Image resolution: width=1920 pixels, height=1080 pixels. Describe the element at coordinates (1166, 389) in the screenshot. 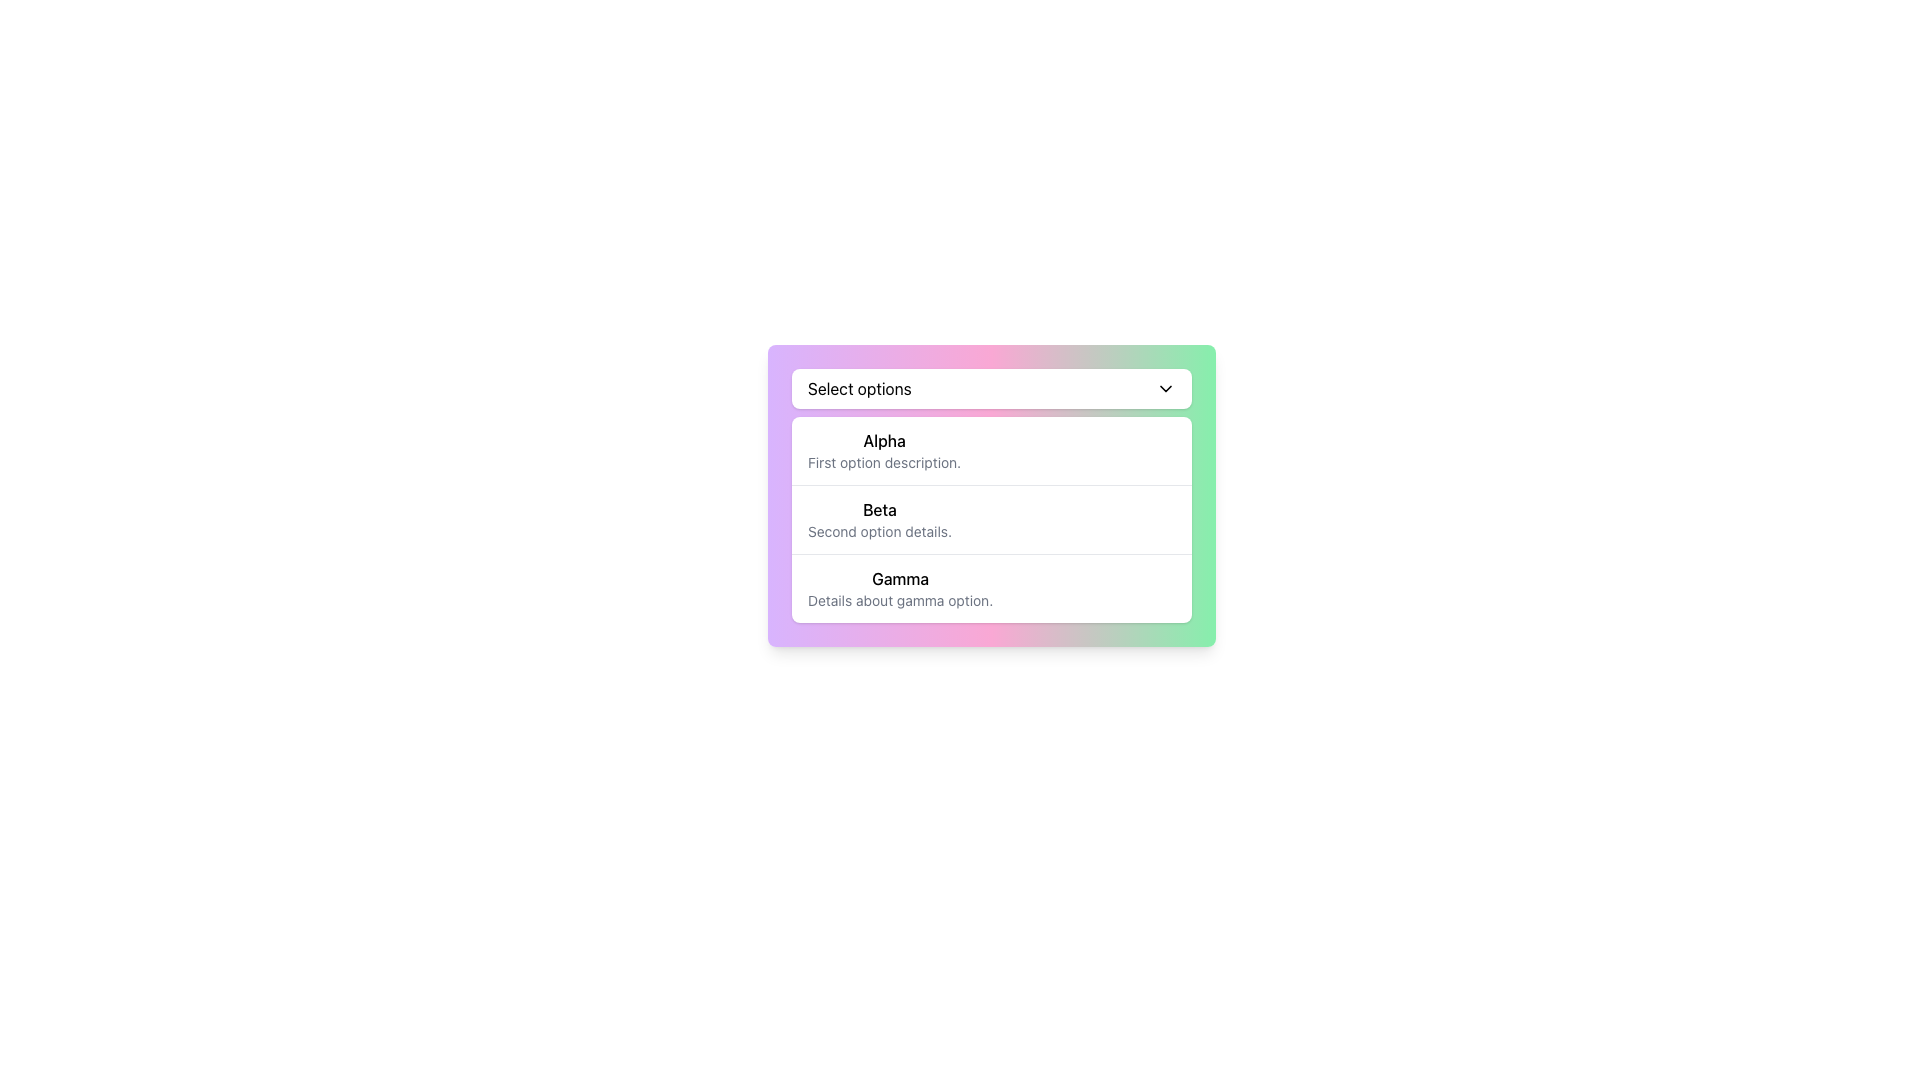

I see `the downward-pointing triangle icon located at the rightmost side of the 'Select options' dropdown` at that location.